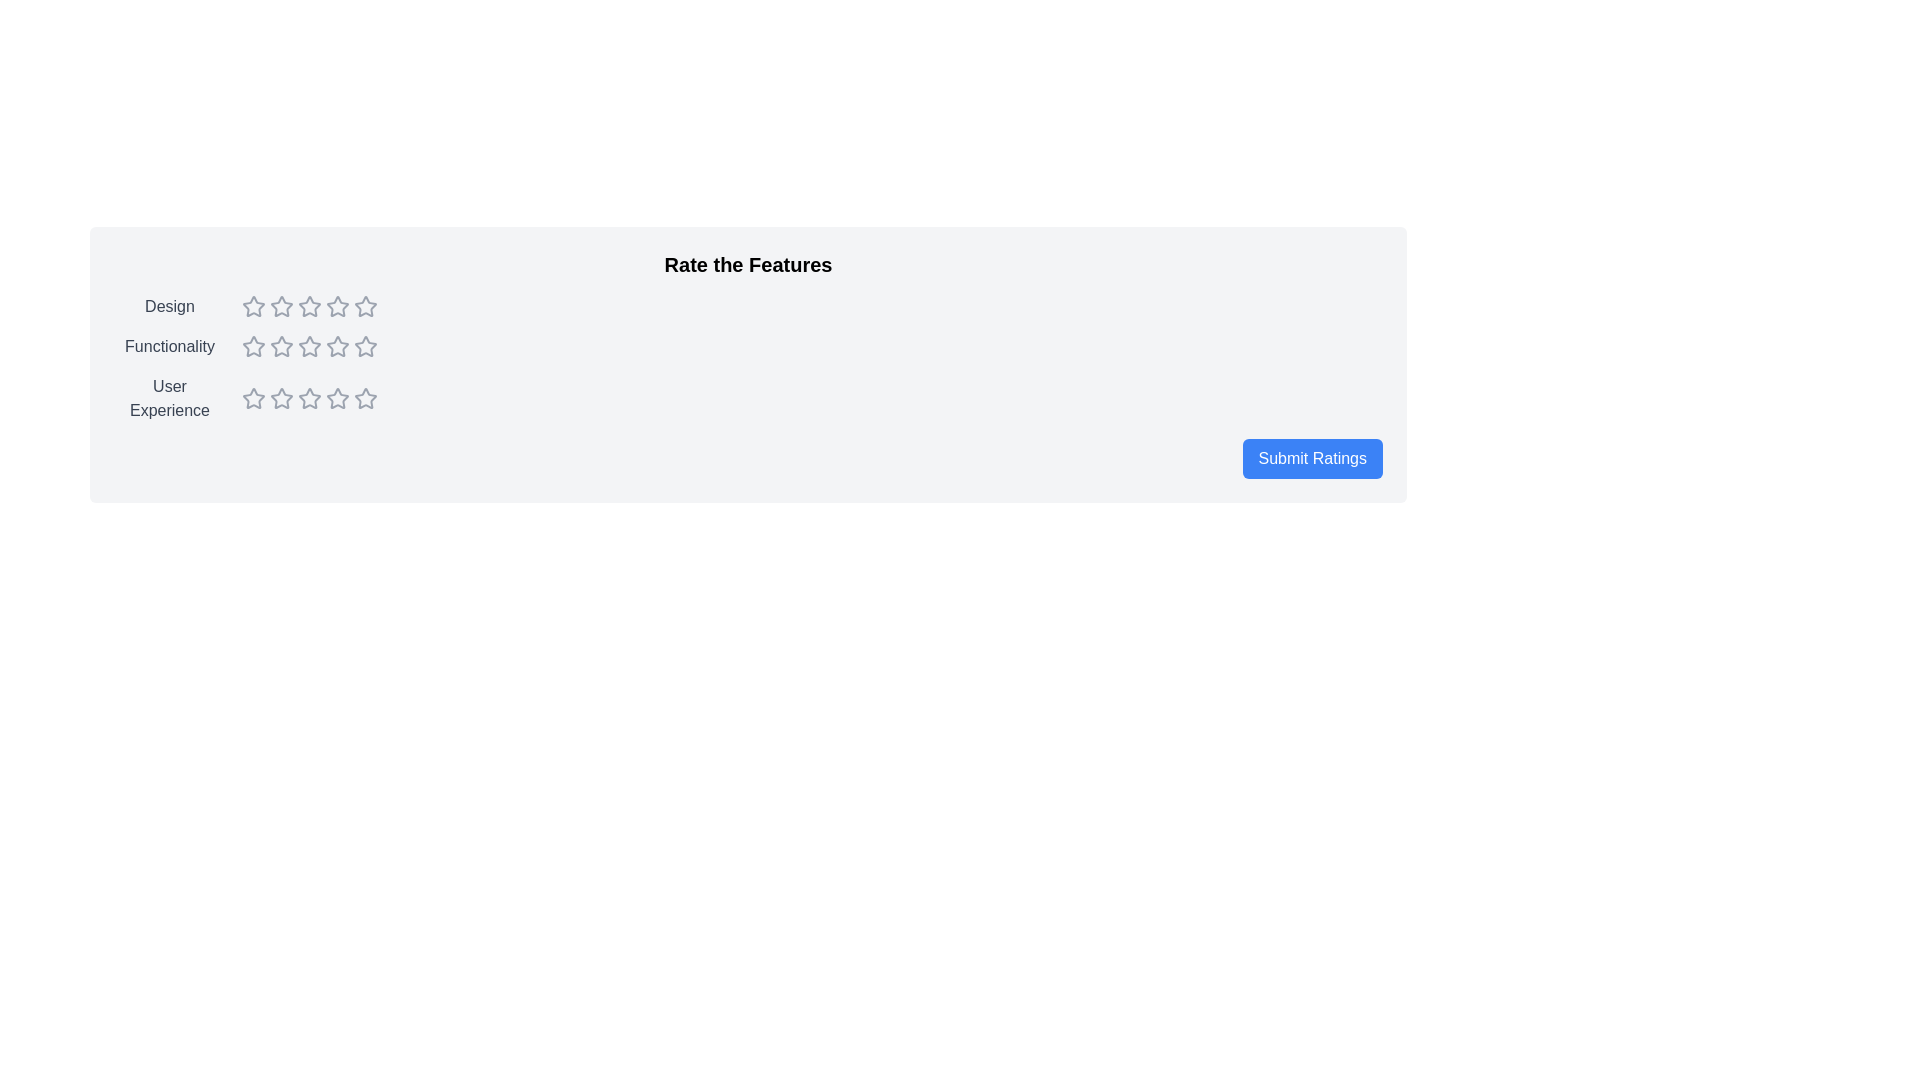 Image resolution: width=1920 pixels, height=1080 pixels. I want to click on the first star icon in the 'Design' rating component to prepare for interaction, so click(253, 307).